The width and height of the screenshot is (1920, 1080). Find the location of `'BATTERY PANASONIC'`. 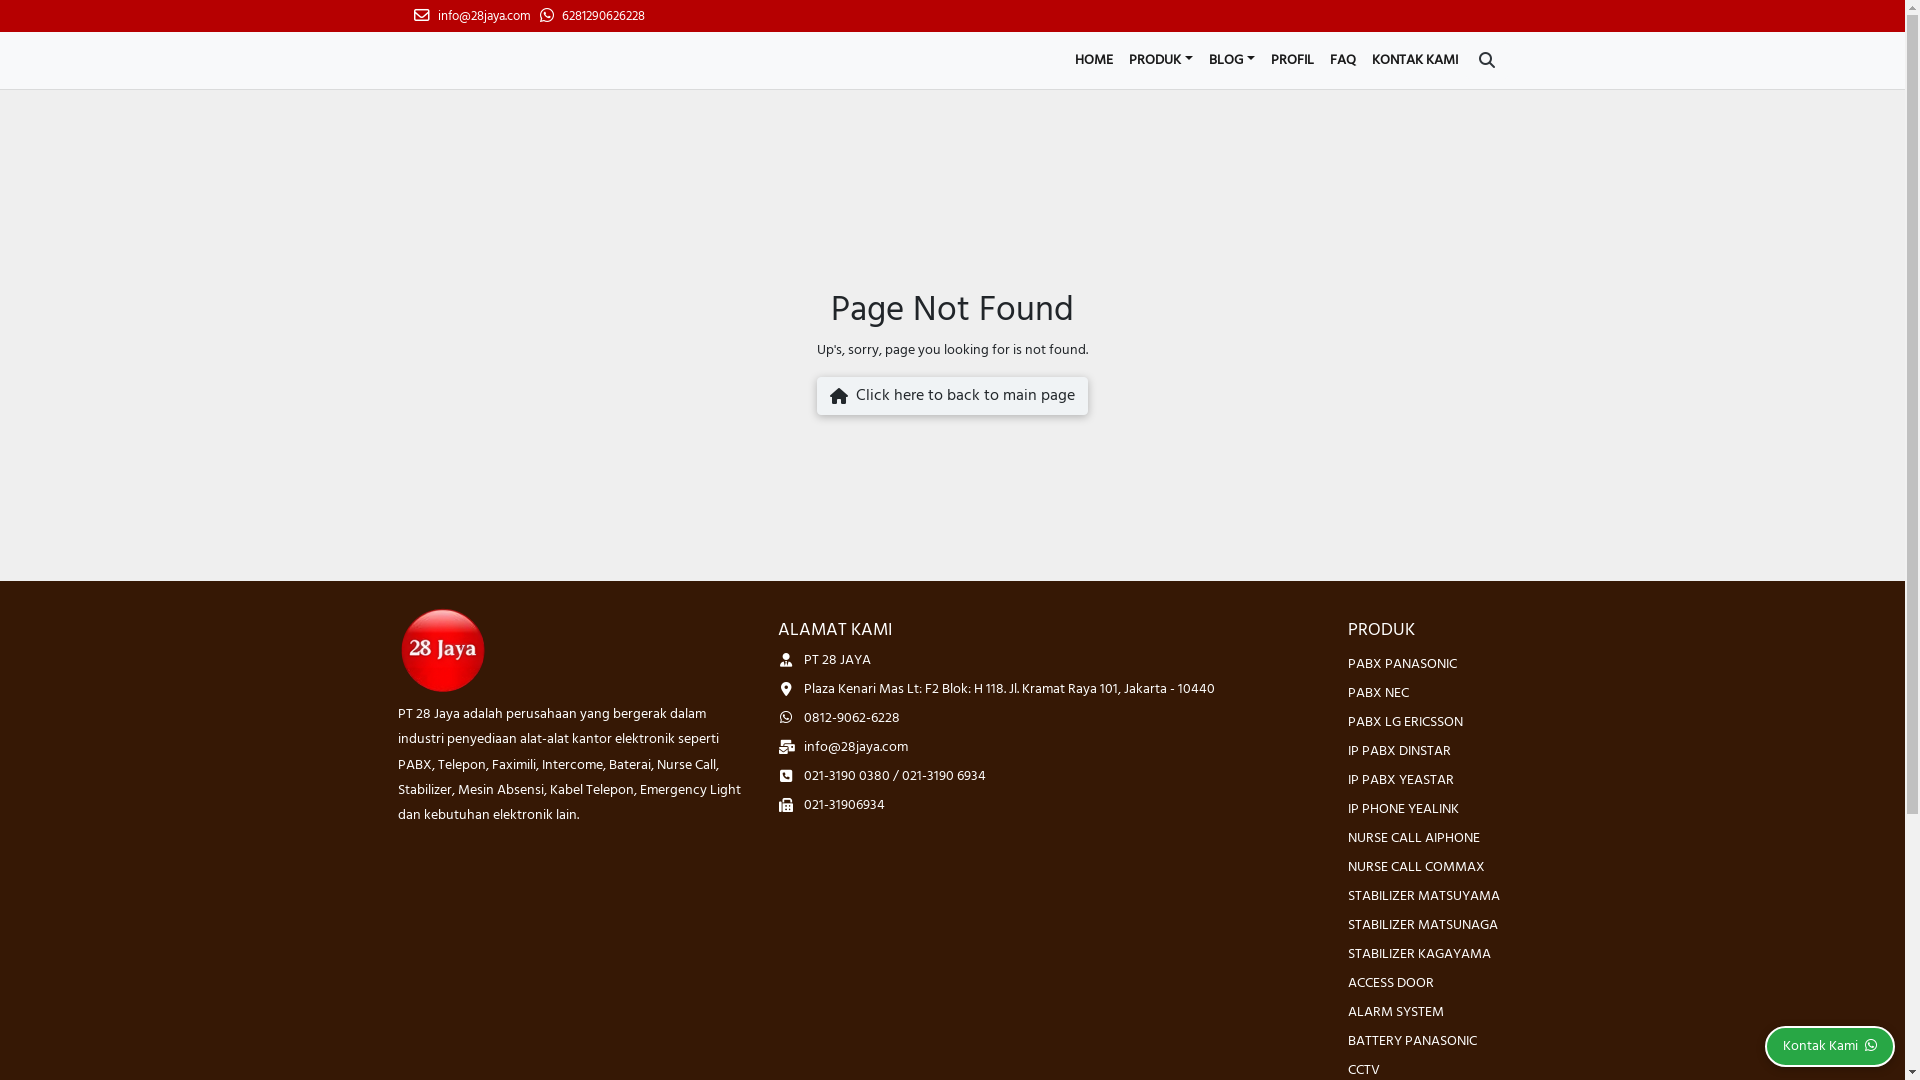

'BATTERY PANASONIC' is located at coordinates (1411, 1040).